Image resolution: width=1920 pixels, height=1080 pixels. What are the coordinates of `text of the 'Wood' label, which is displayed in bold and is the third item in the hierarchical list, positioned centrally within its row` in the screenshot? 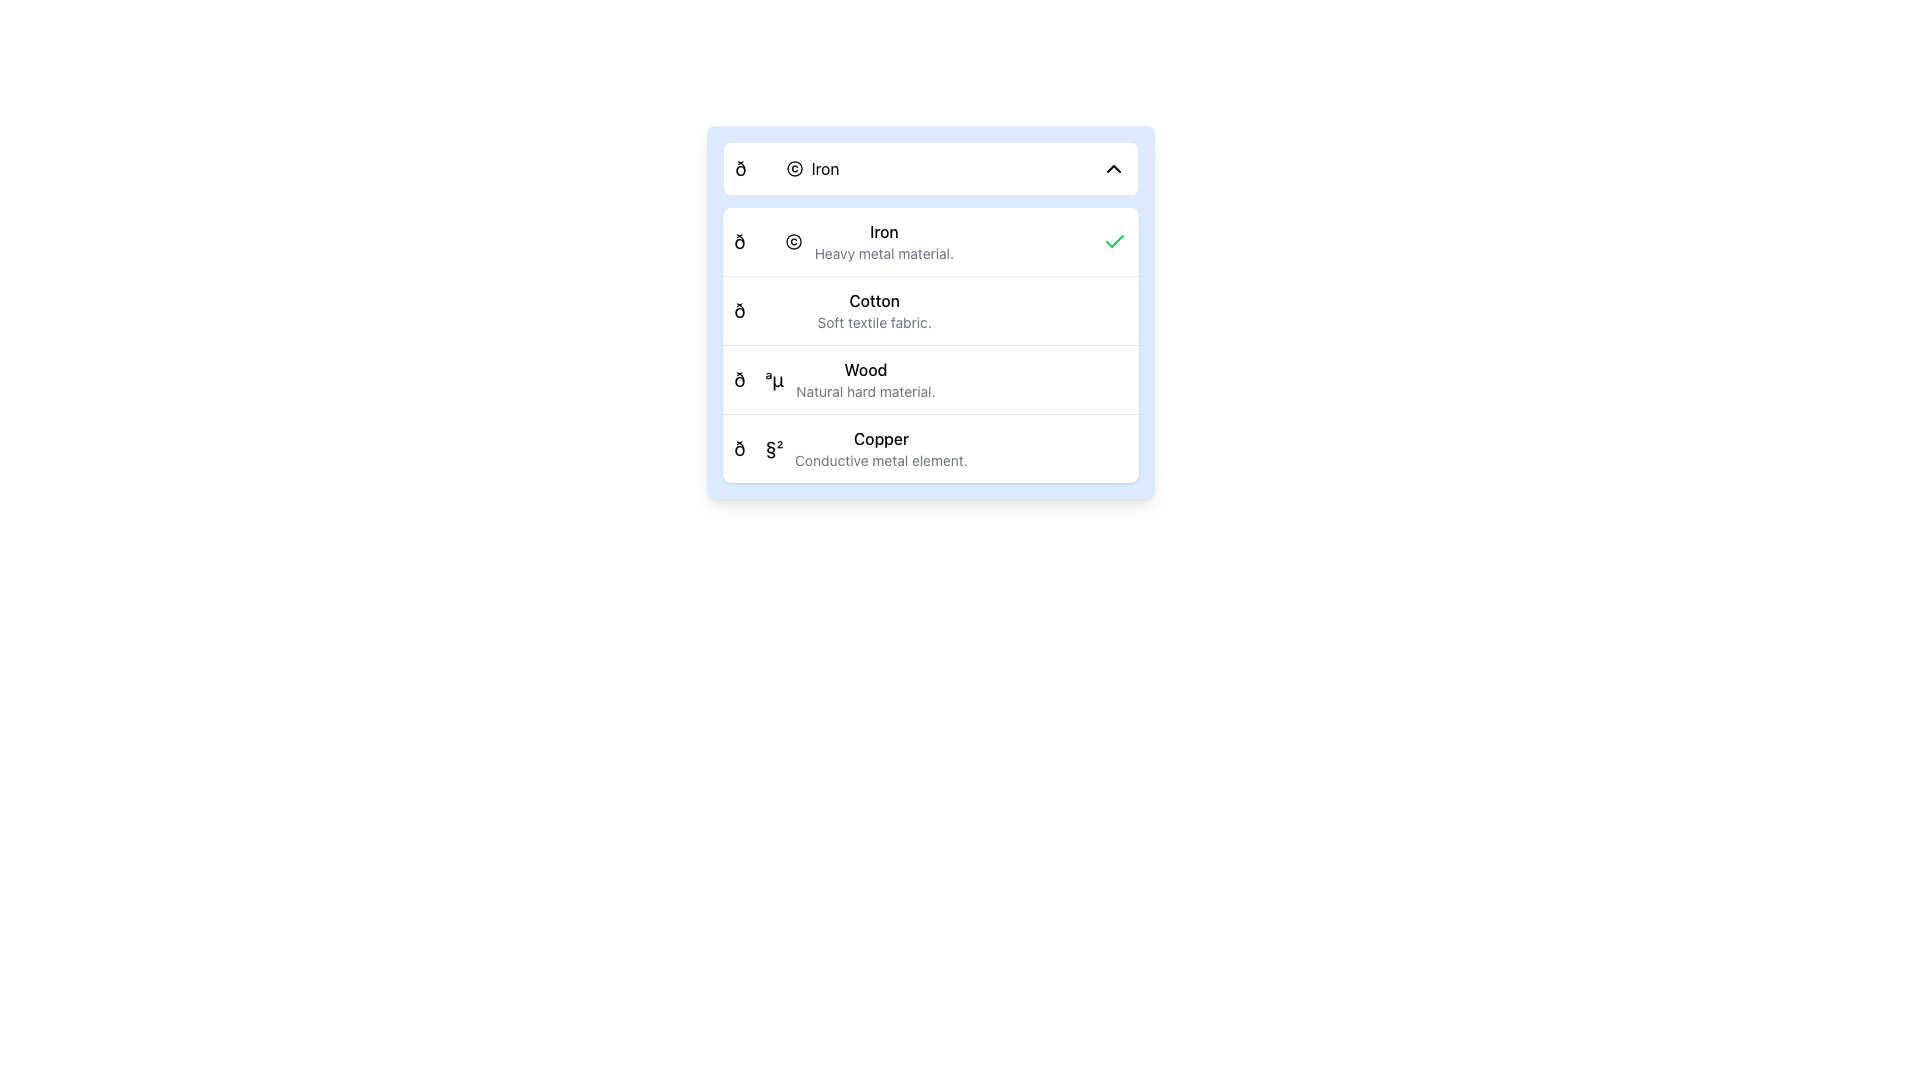 It's located at (865, 370).